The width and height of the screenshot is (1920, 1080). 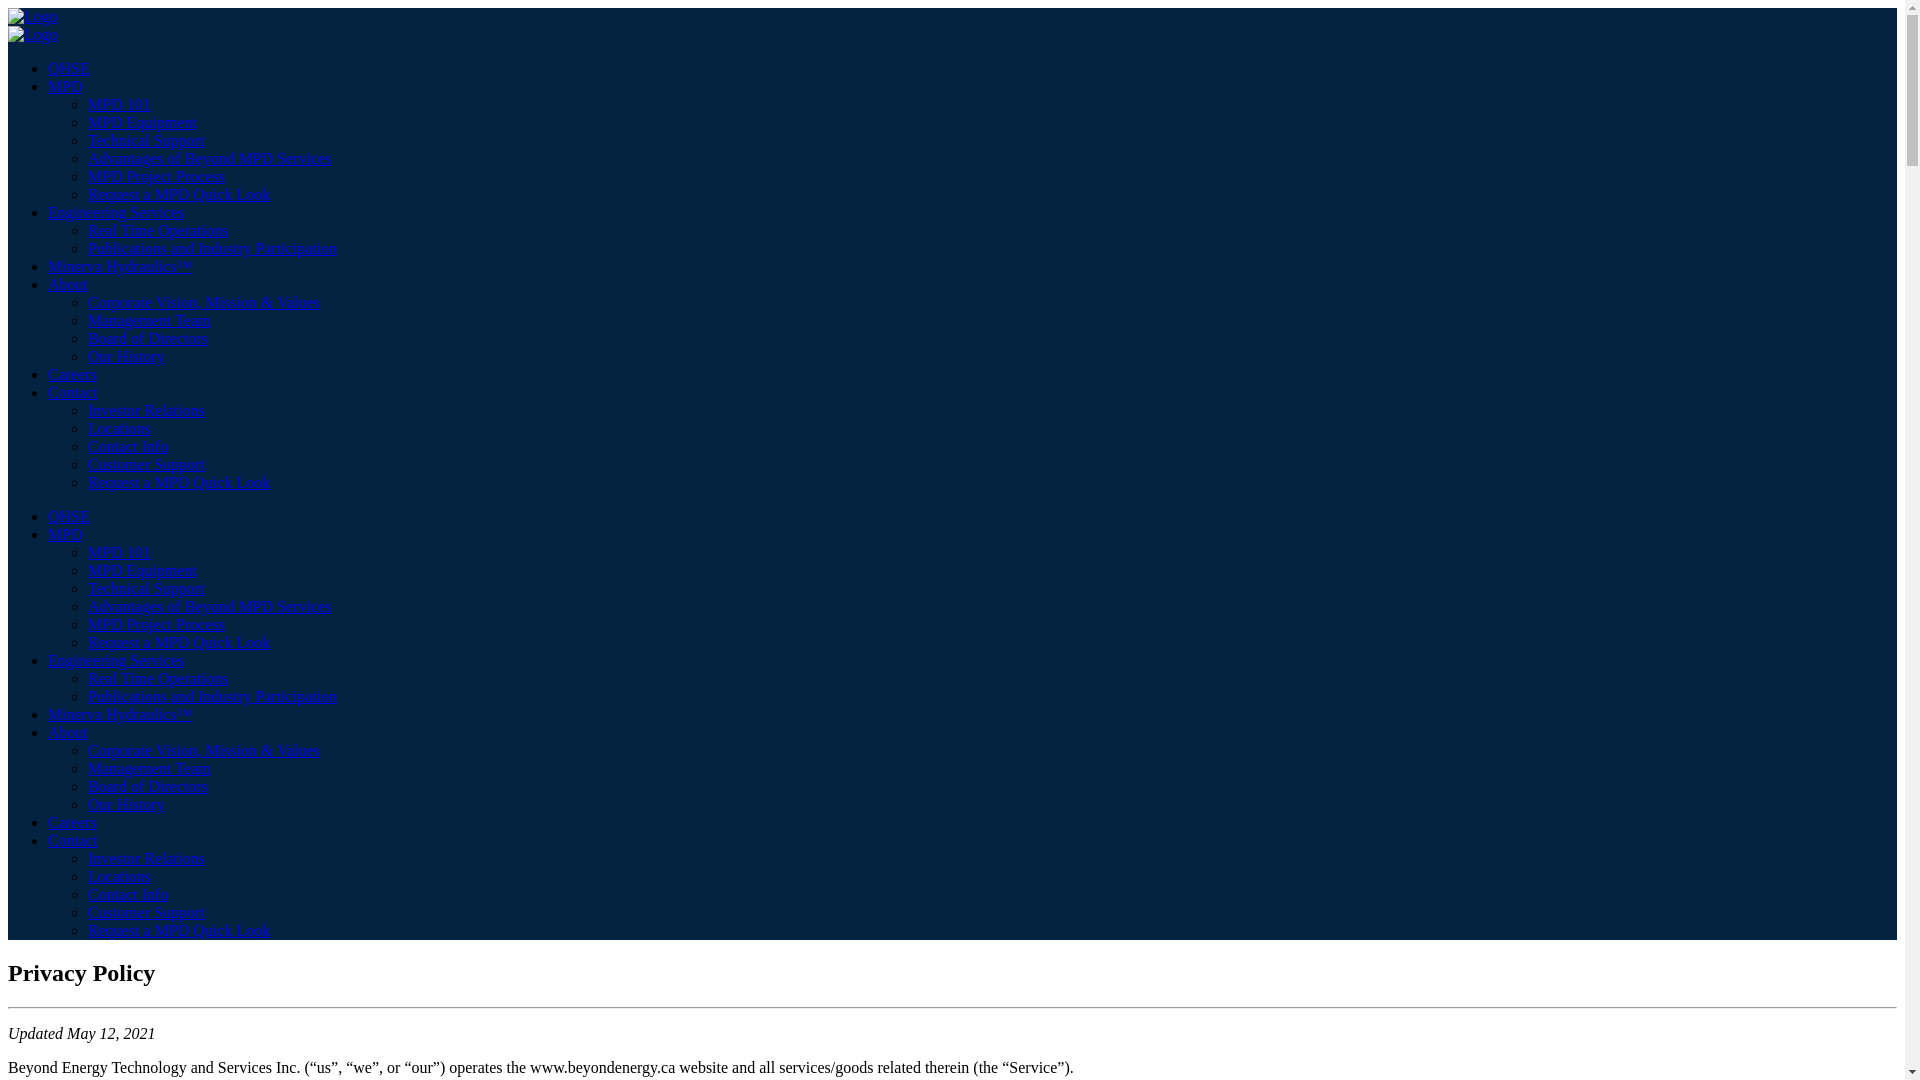 I want to click on 'Corporate Vision, Mission & Values', so click(x=203, y=302).